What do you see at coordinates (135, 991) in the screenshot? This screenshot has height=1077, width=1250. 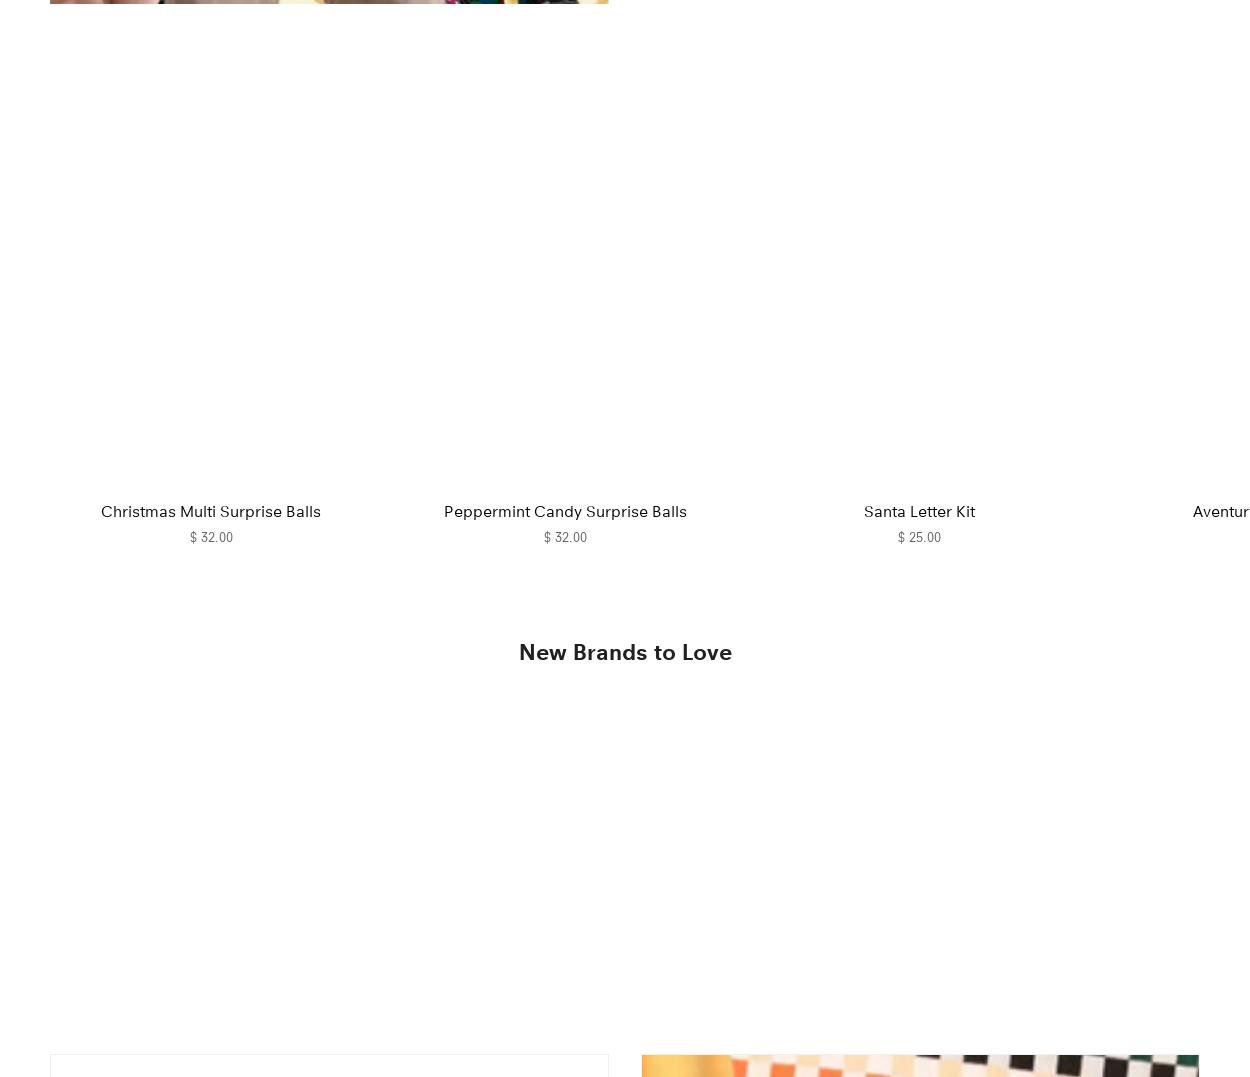 I see `'Wilkin & May'` at bounding box center [135, 991].